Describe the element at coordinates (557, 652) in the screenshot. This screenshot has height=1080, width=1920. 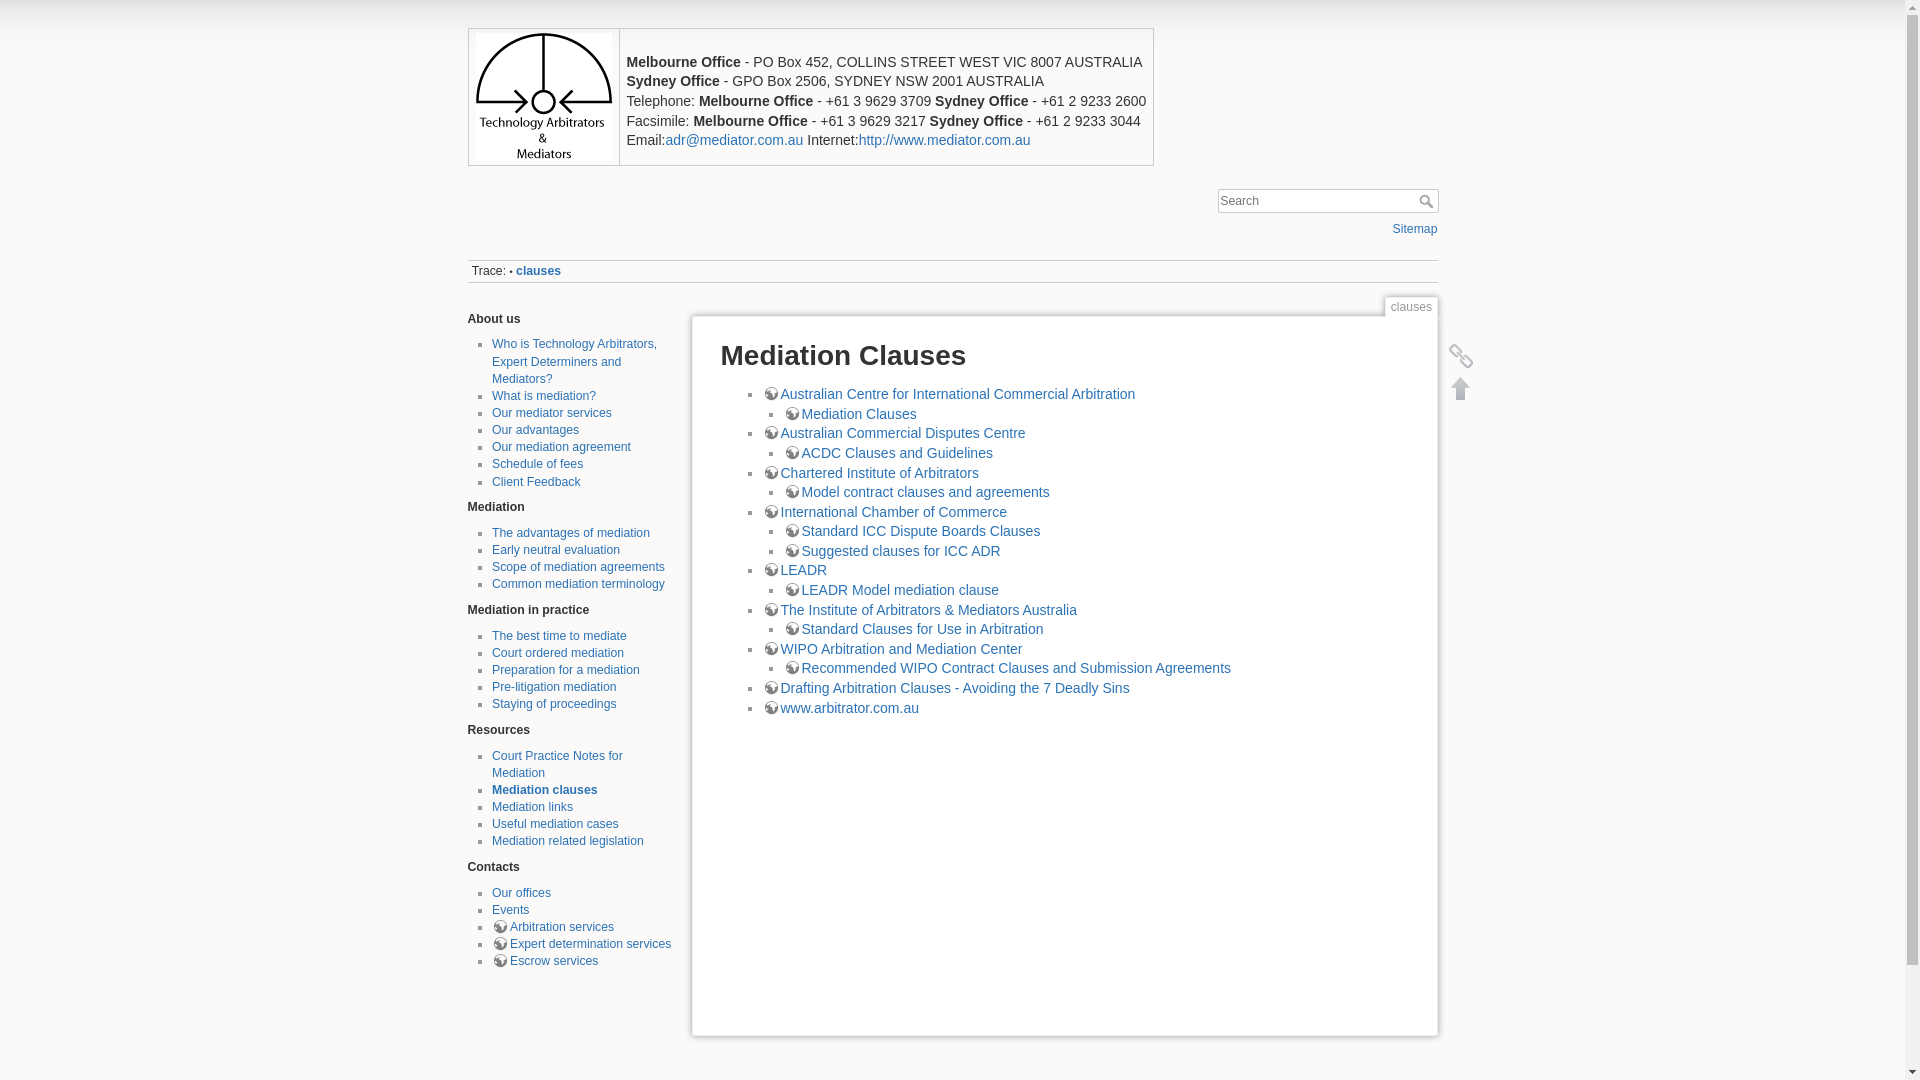
I see `'Court ordered mediation'` at that location.